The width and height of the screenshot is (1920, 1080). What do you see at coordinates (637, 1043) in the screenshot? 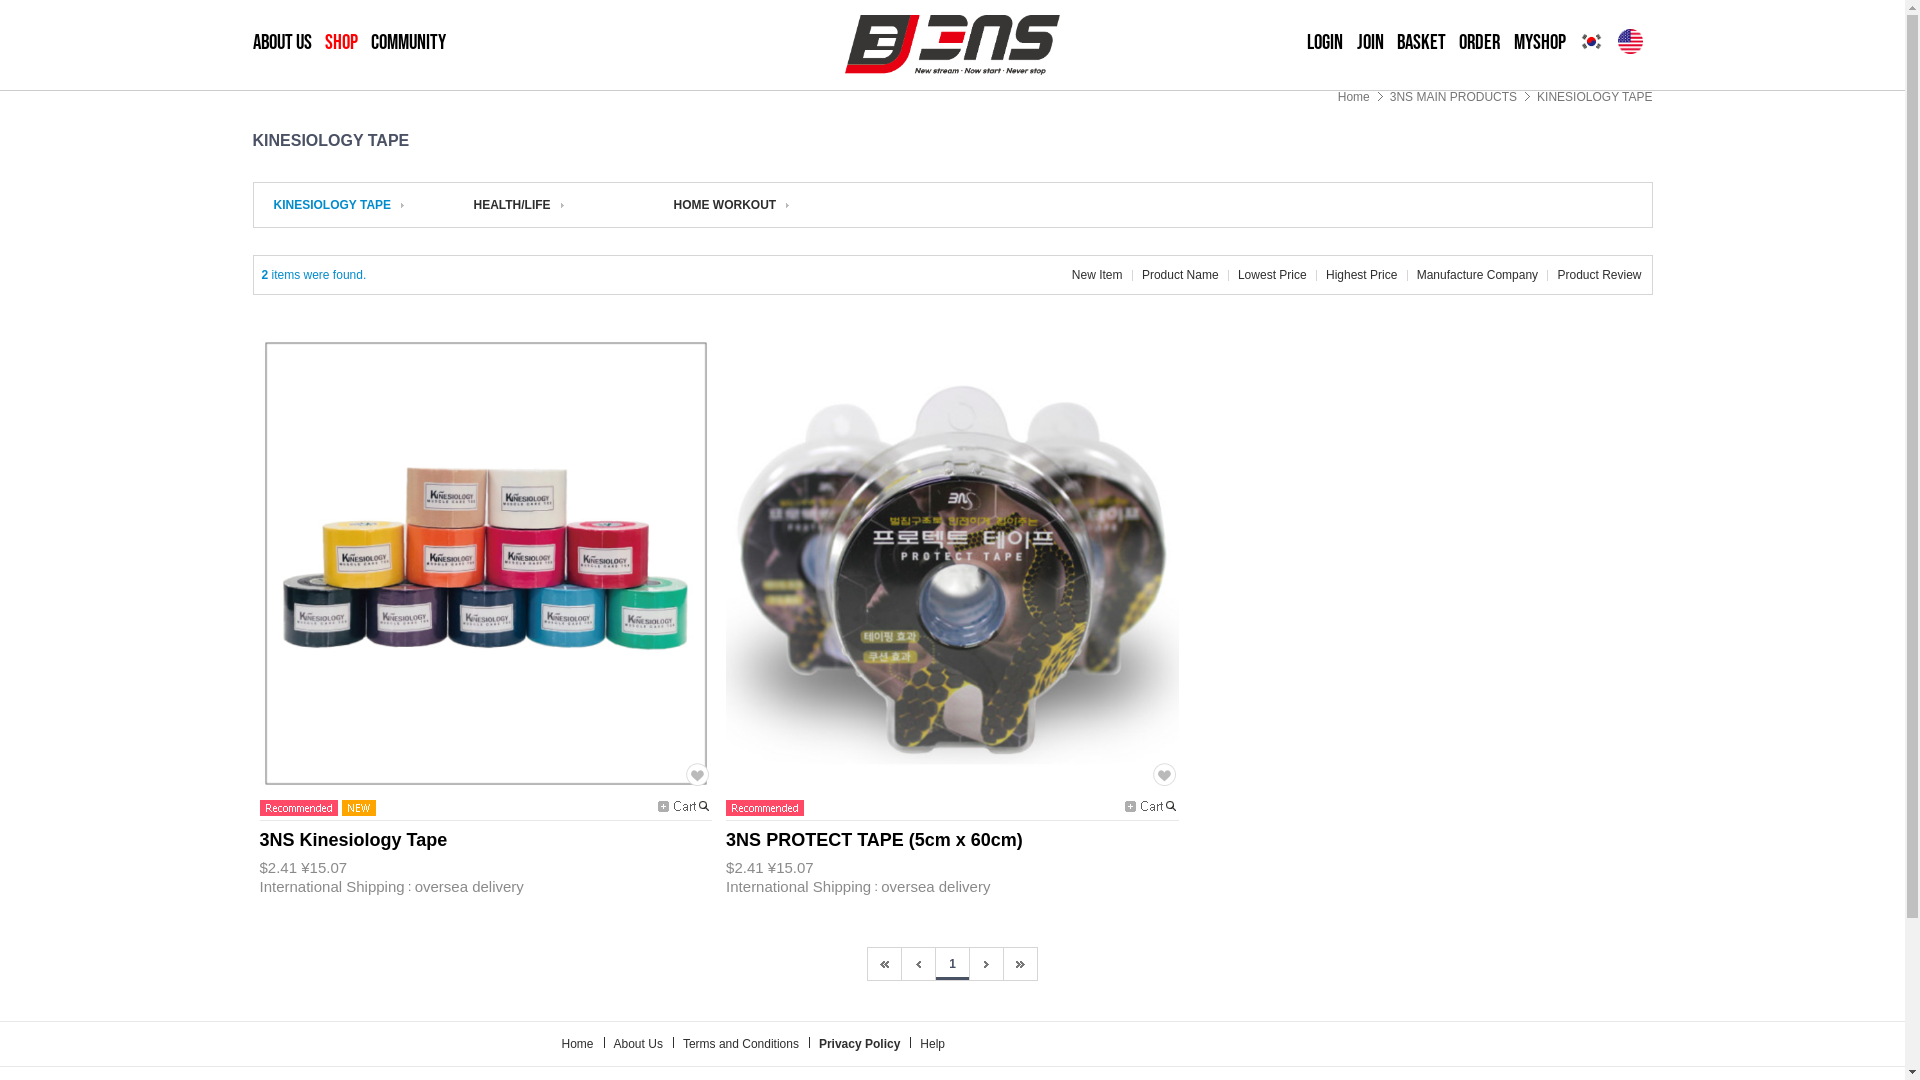
I see `'About Us'` at bounding box center [637, 1043].